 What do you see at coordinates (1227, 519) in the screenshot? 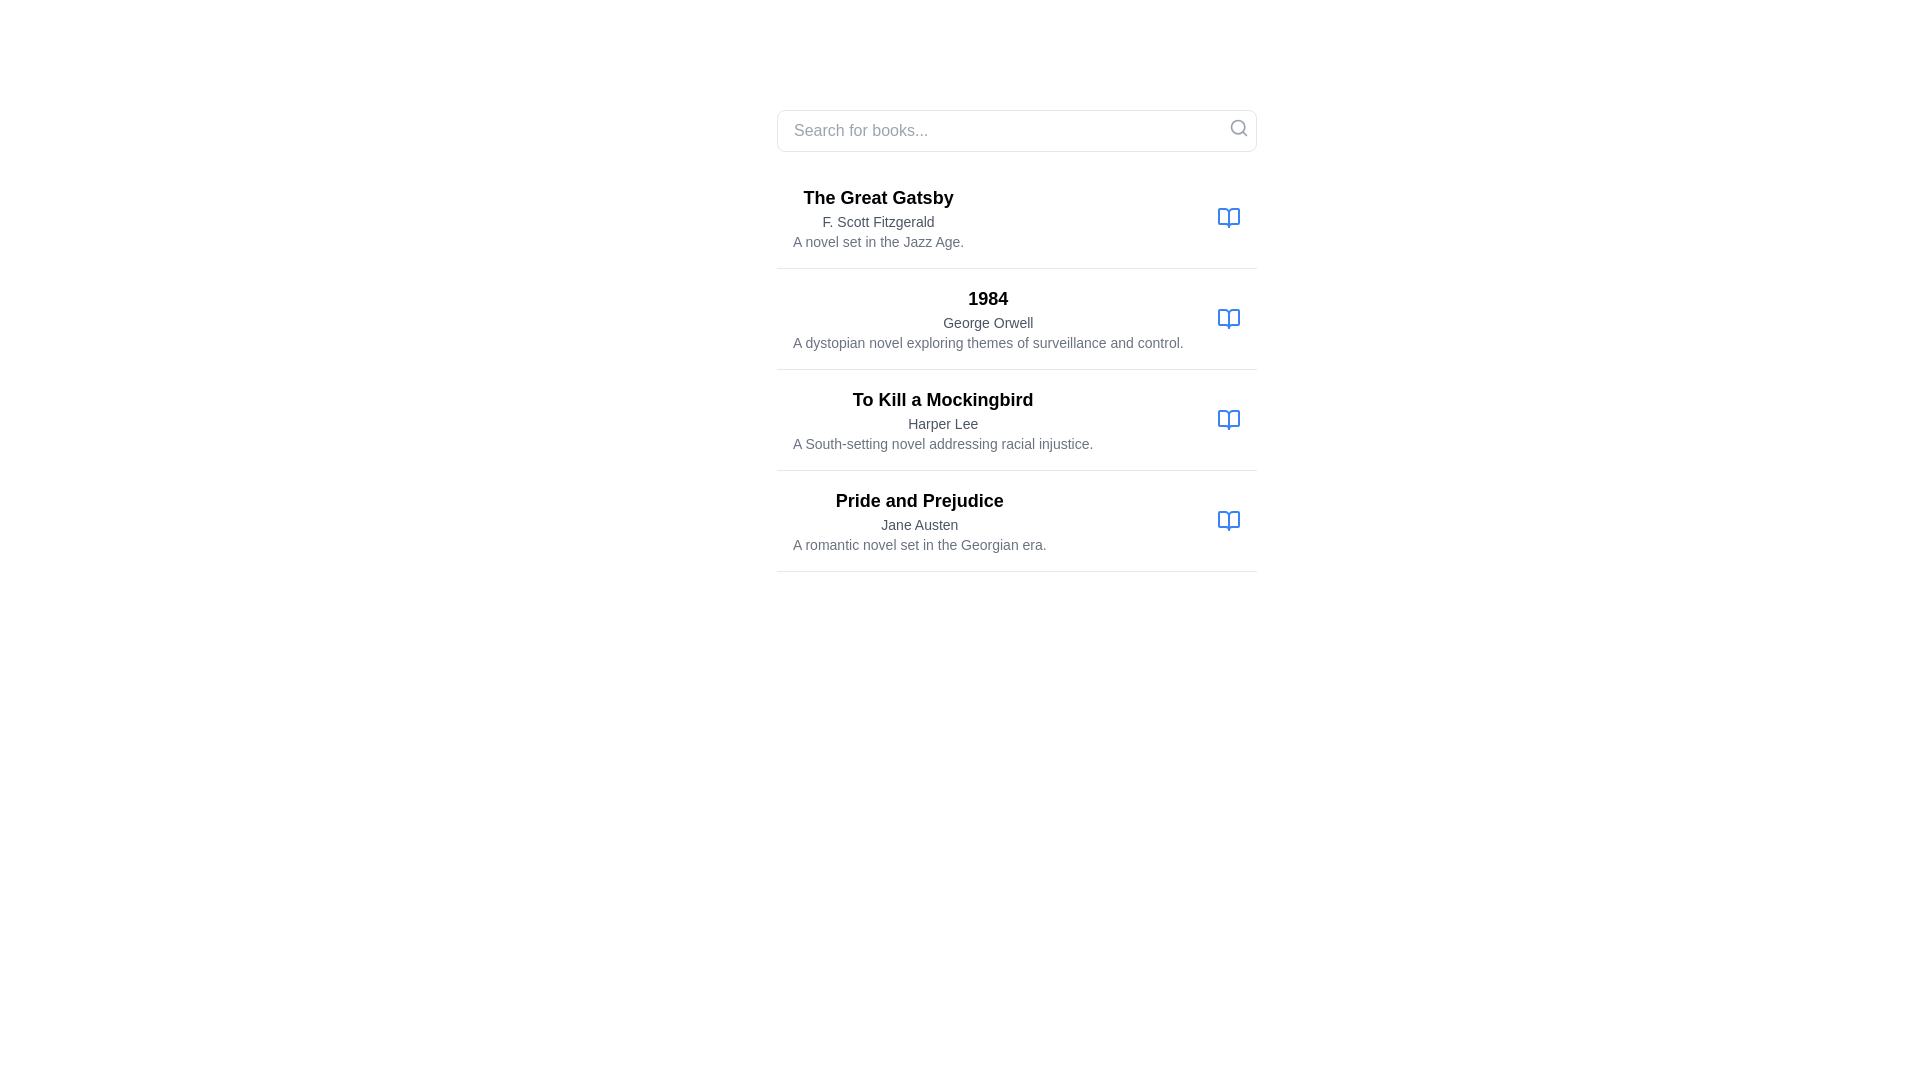
I see `the book icon located to the right of the 'Pride and Prejudice' entry` at bounding box center [1227, 519].